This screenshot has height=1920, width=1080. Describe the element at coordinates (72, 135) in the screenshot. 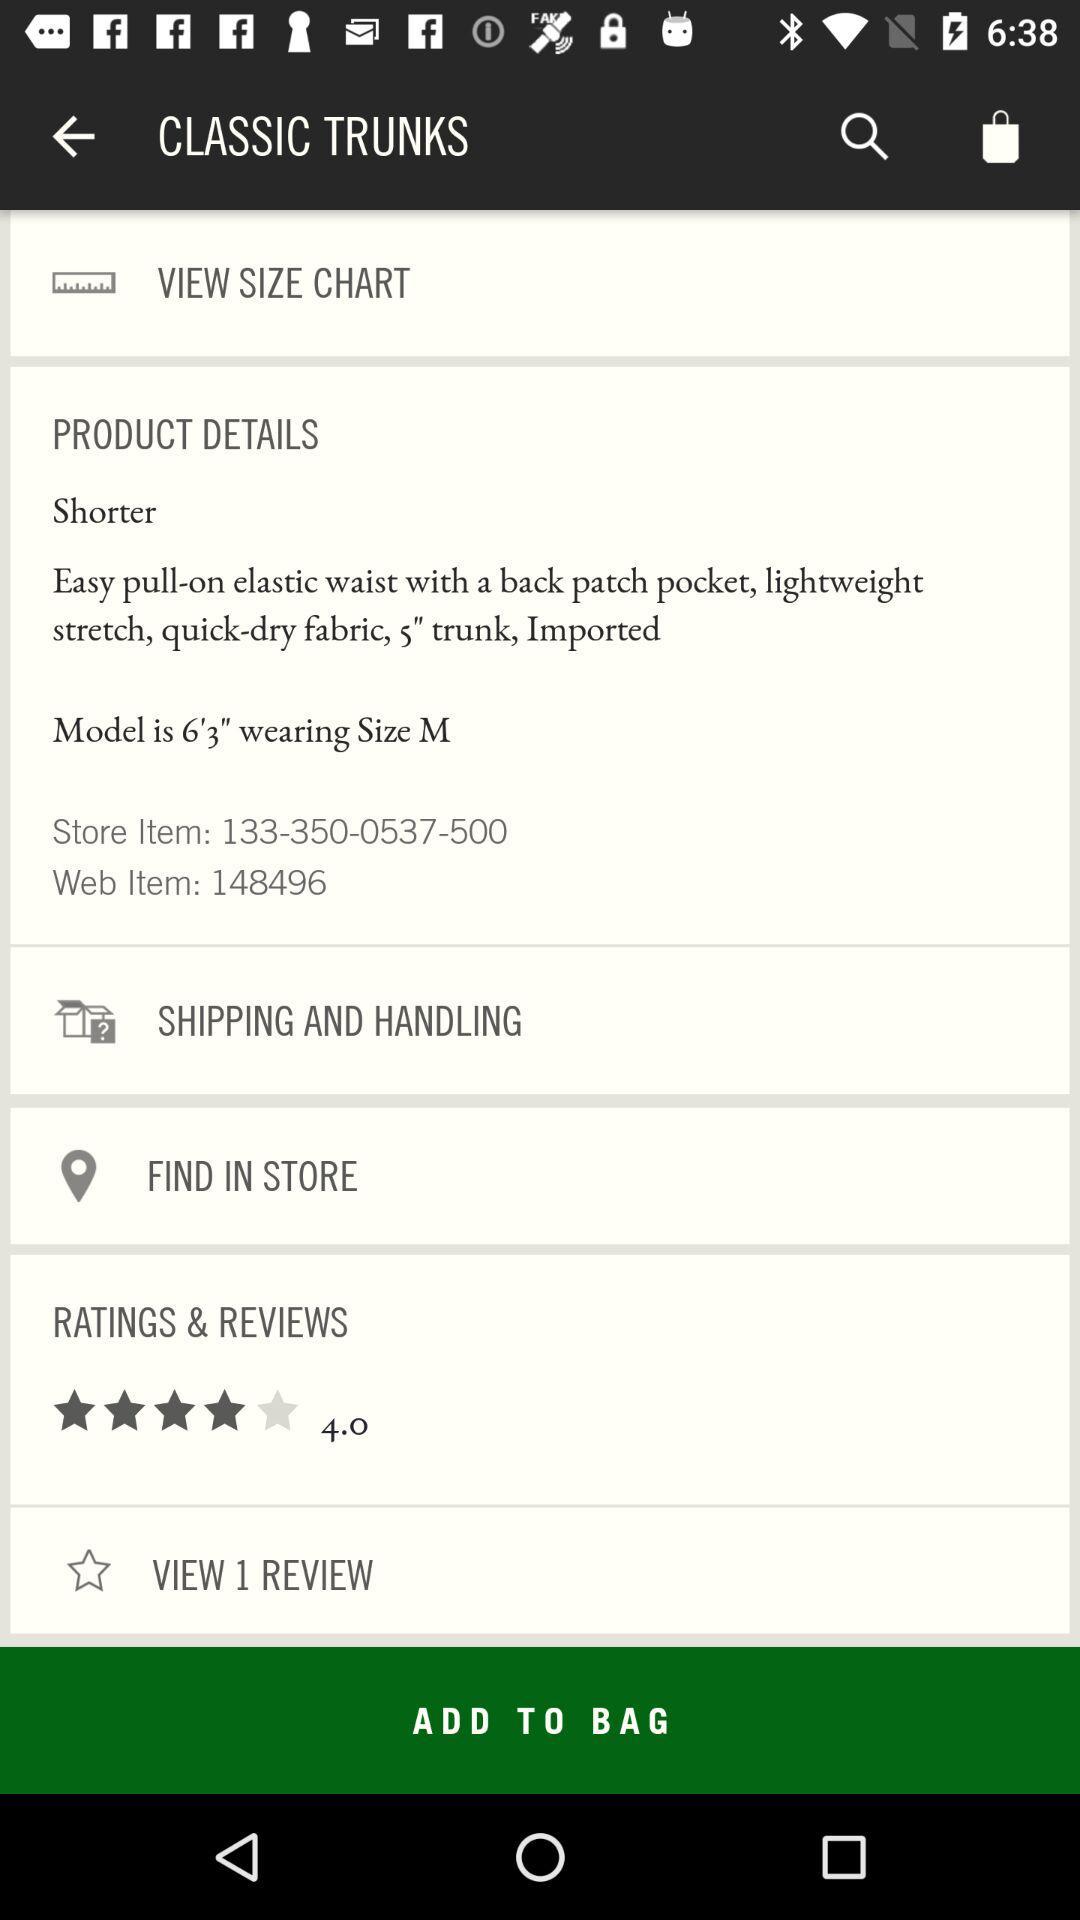

I see `icon above view size chart item` at that location.